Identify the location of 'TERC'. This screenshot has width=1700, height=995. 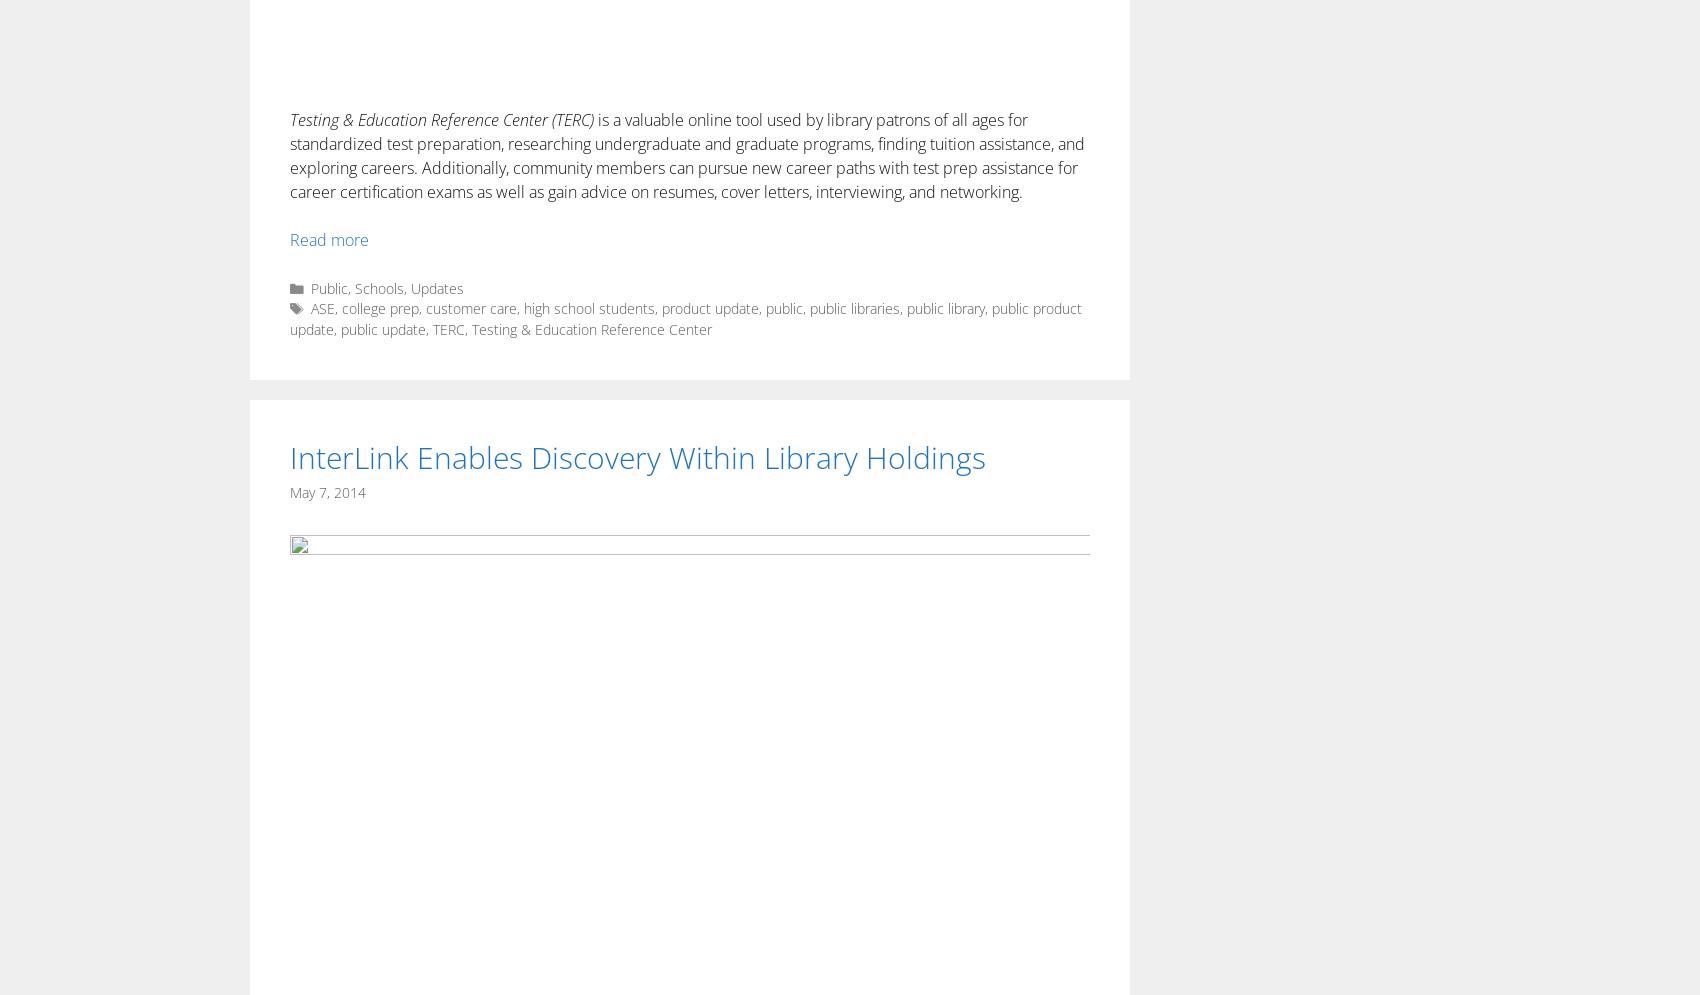
(432, 328).